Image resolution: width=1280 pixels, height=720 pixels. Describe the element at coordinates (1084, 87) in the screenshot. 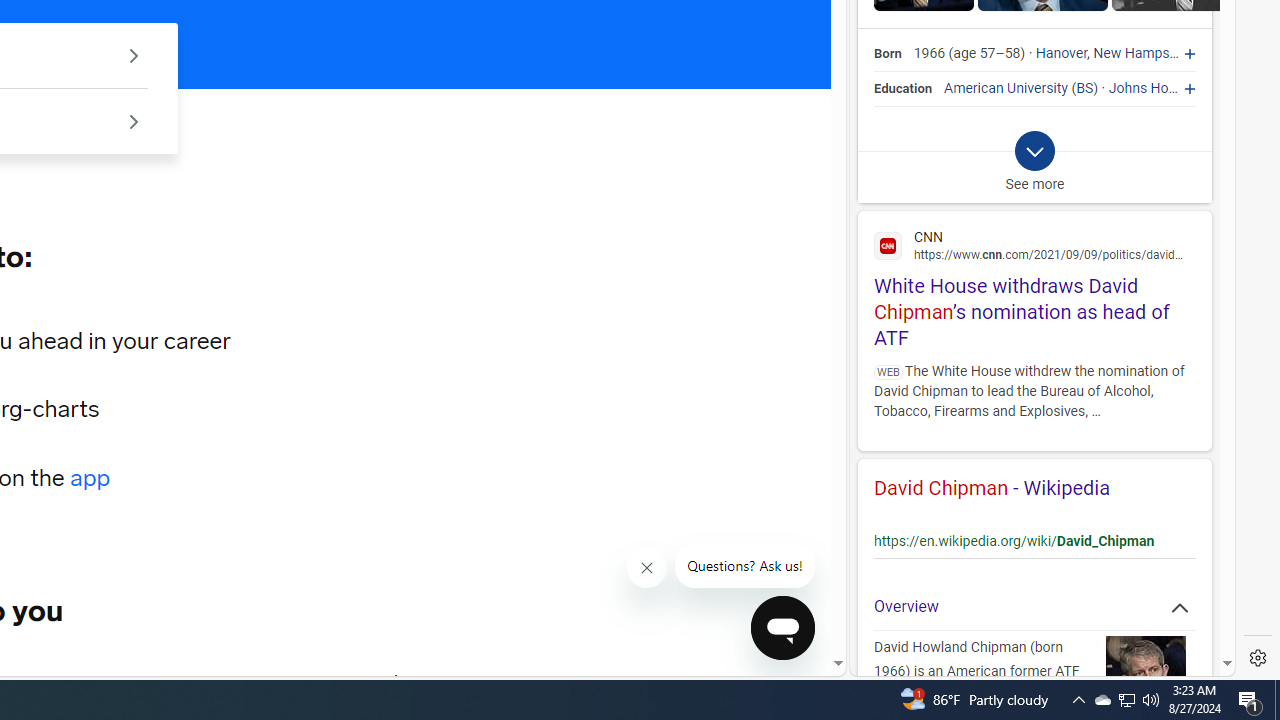

I see `'BS'` at that location.